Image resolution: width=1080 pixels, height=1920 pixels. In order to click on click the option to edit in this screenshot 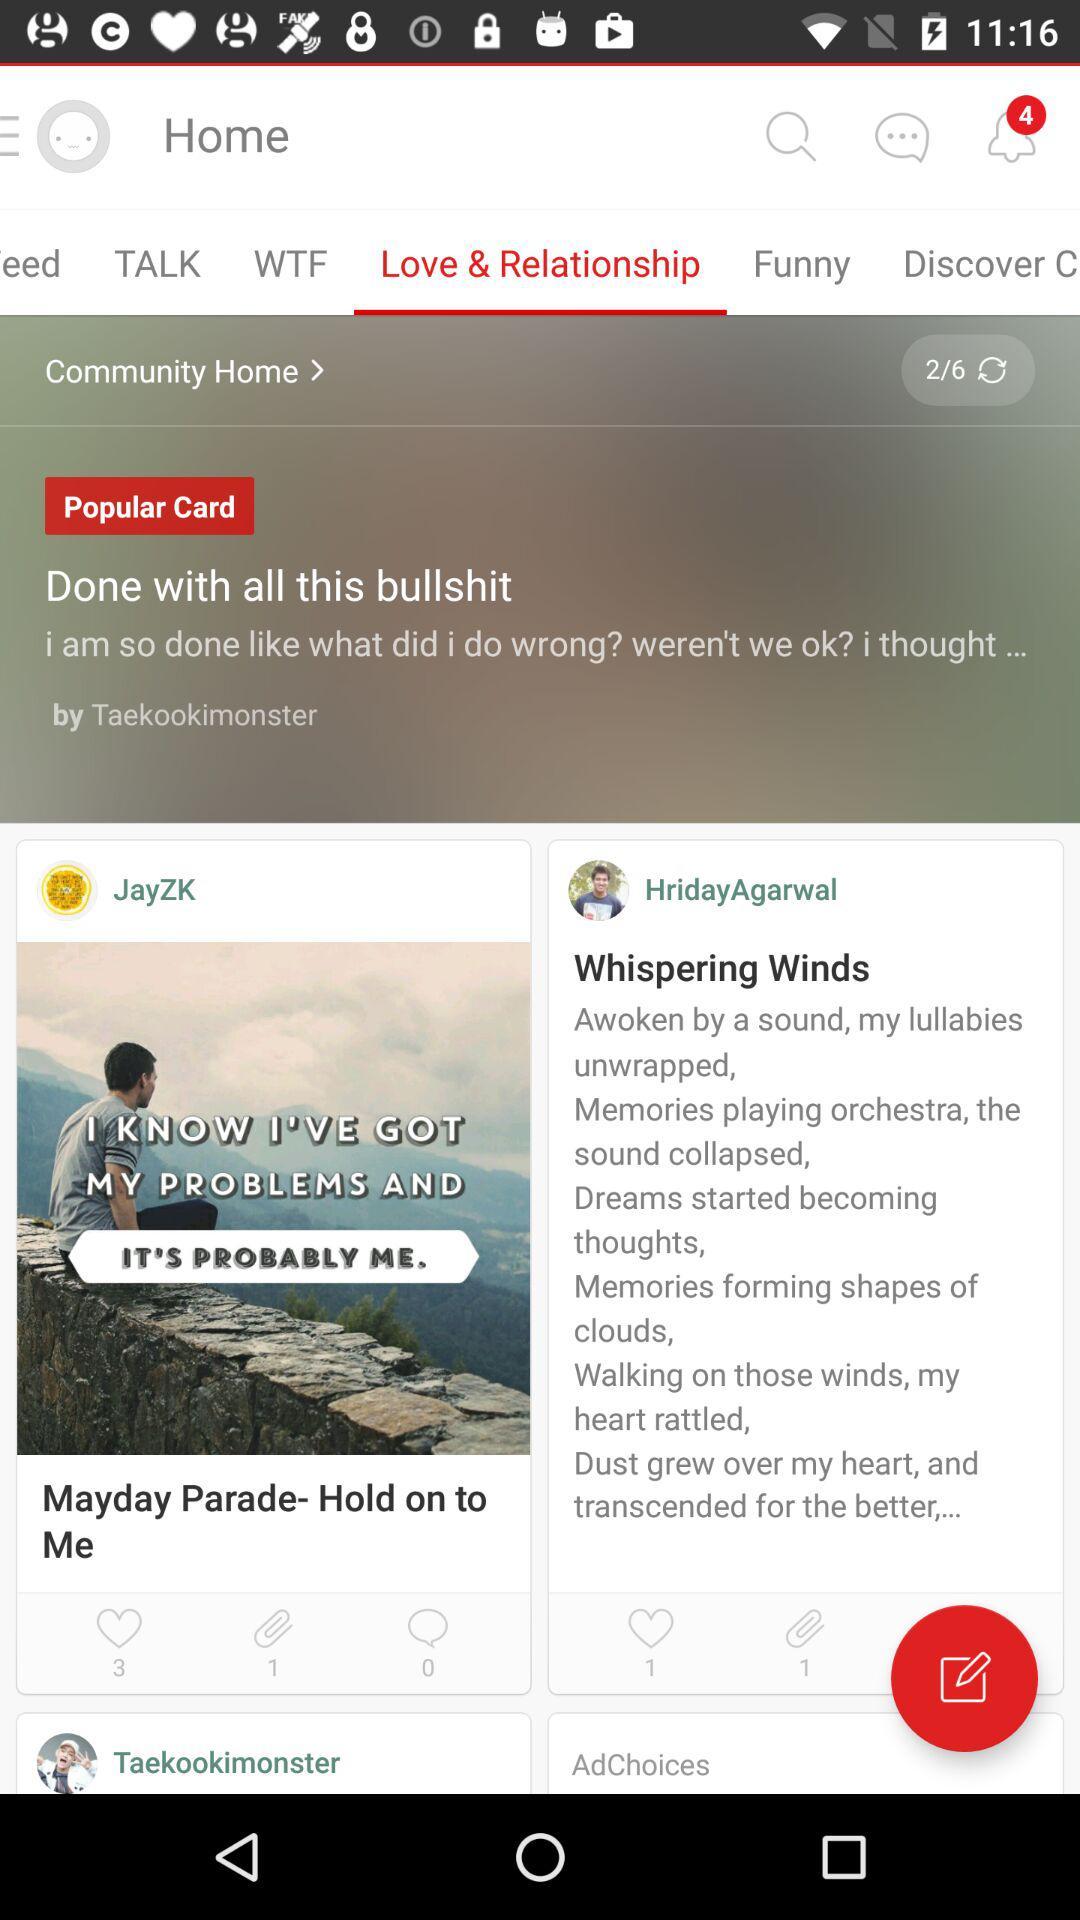, I will do `click(963, 1678)`.